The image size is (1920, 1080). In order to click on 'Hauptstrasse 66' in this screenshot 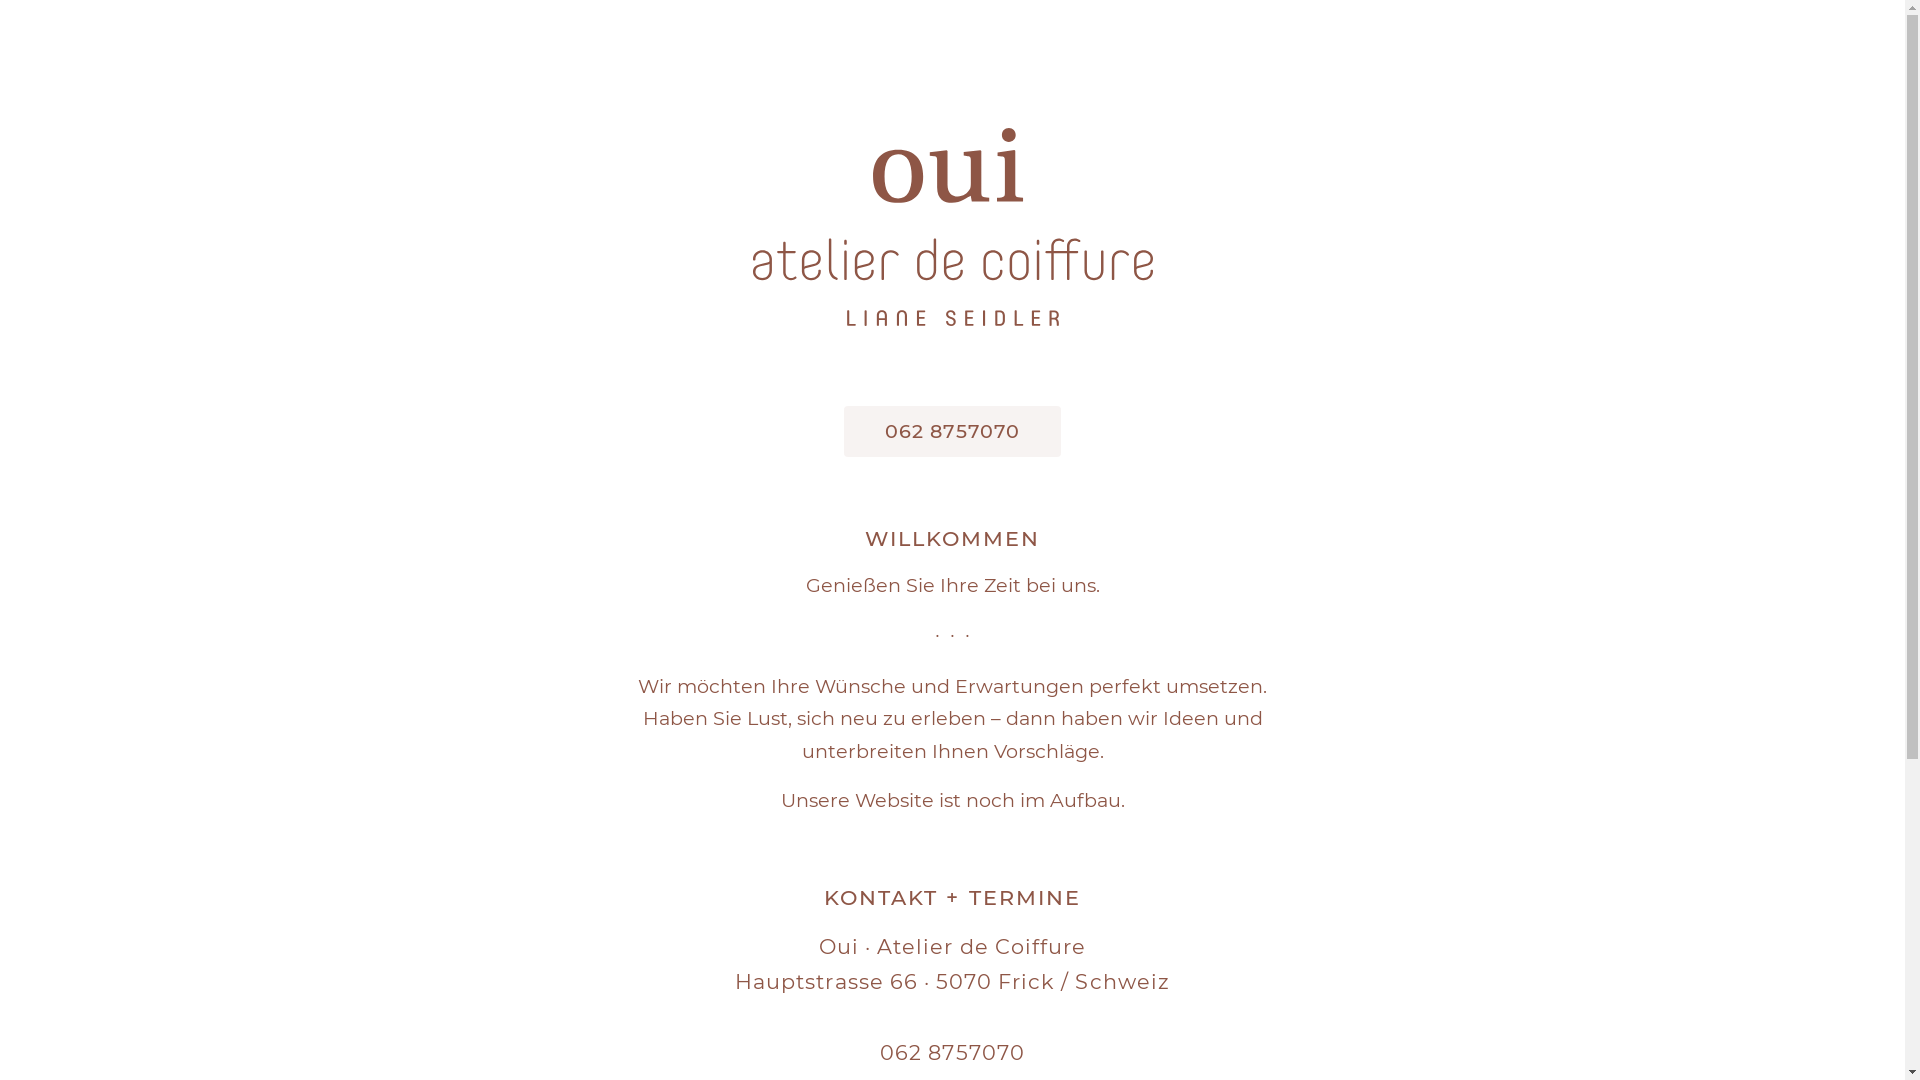, I will do `click(826, 980)`.